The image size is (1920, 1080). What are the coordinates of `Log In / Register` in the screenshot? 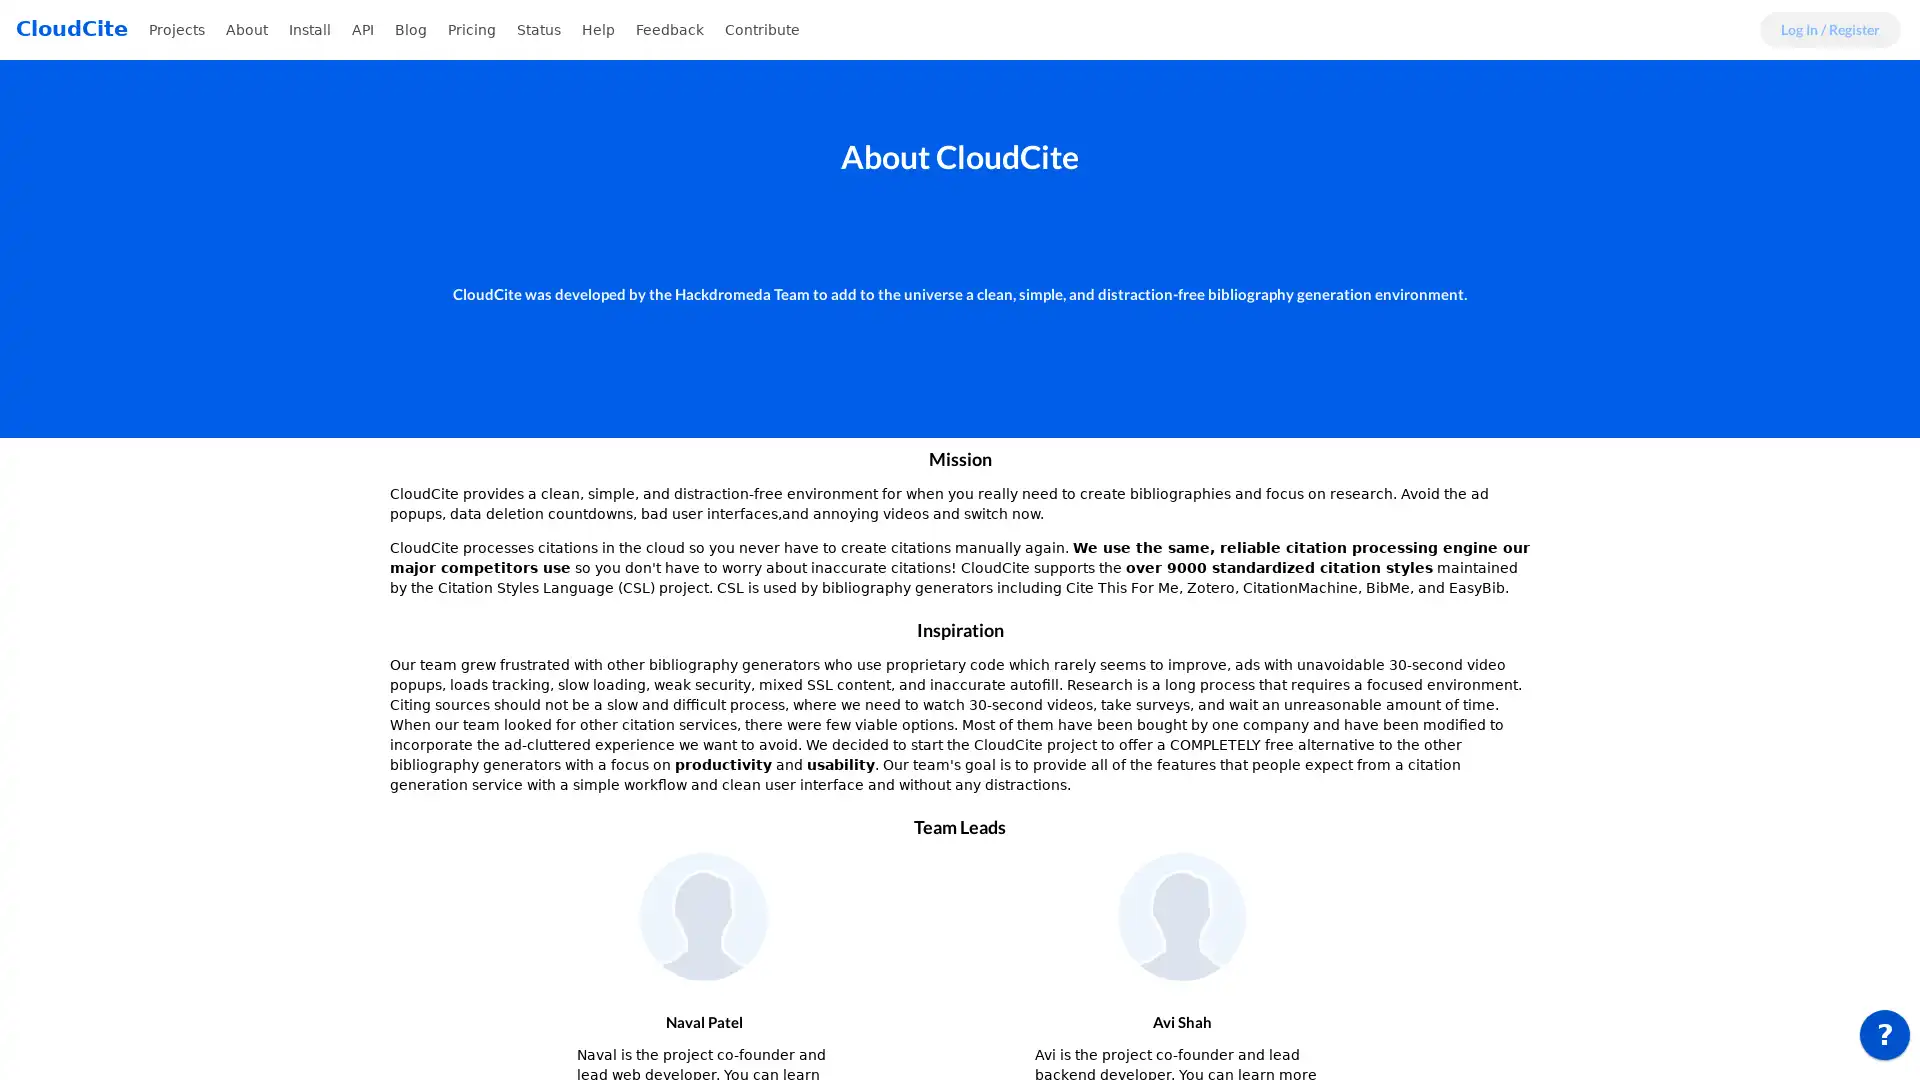 It's located at (1830, 30).